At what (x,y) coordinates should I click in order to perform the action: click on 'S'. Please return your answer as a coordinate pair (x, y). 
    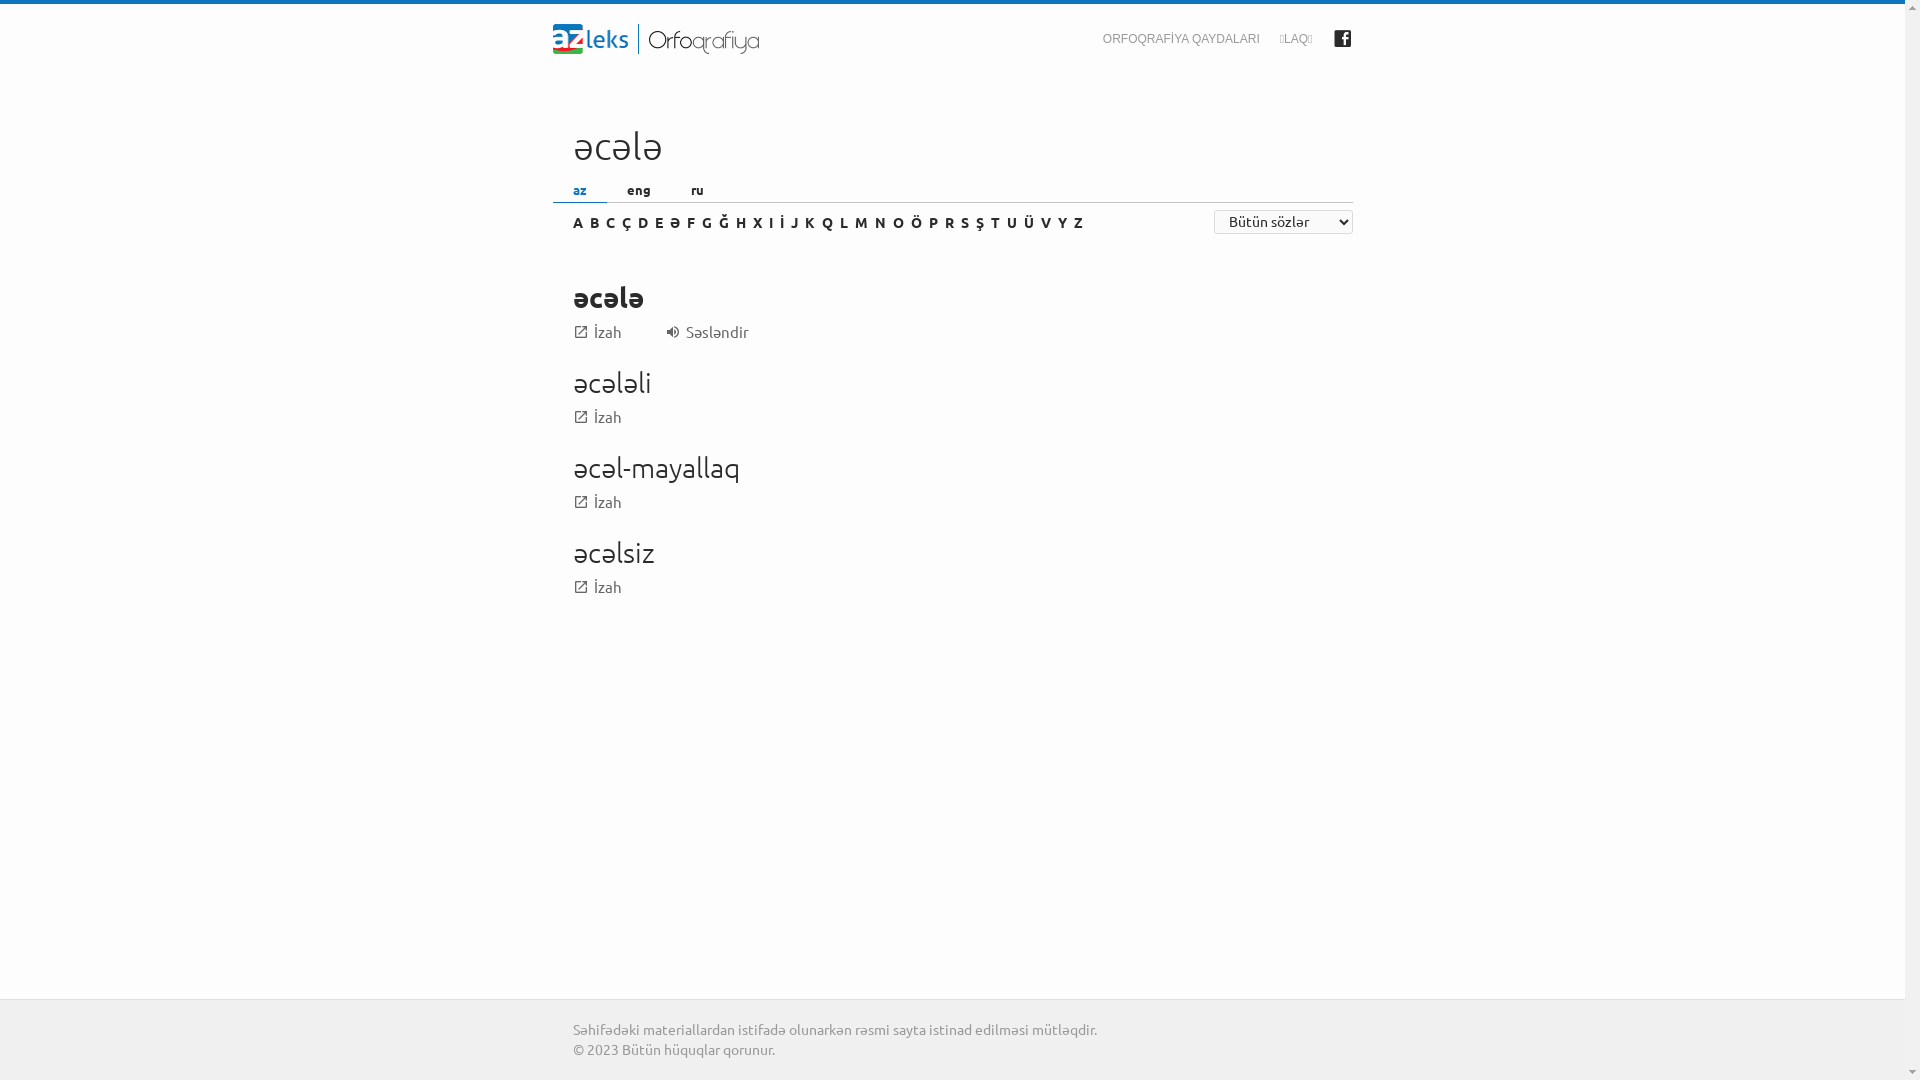
    Looking at the image, I should click on (964, 223).